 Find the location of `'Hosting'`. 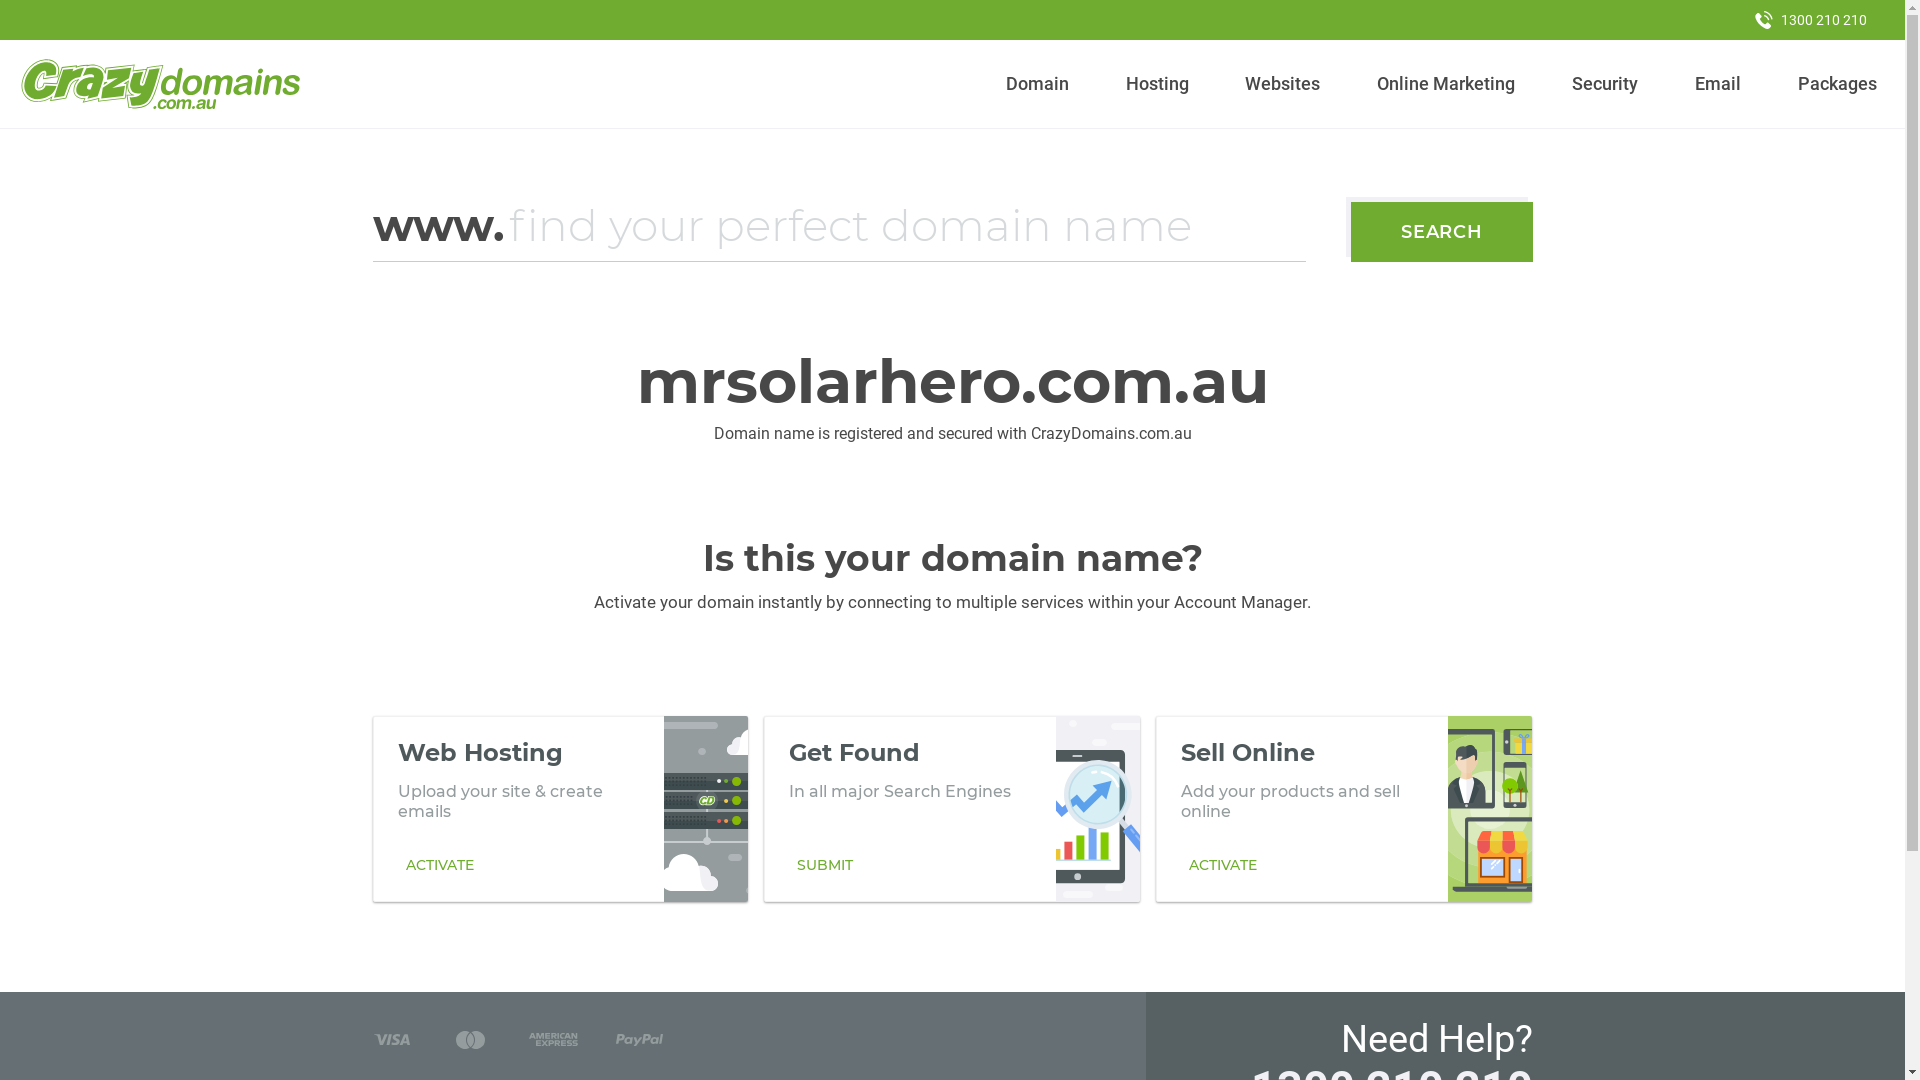

'Hosting' is located at coordinates (1156, 83).